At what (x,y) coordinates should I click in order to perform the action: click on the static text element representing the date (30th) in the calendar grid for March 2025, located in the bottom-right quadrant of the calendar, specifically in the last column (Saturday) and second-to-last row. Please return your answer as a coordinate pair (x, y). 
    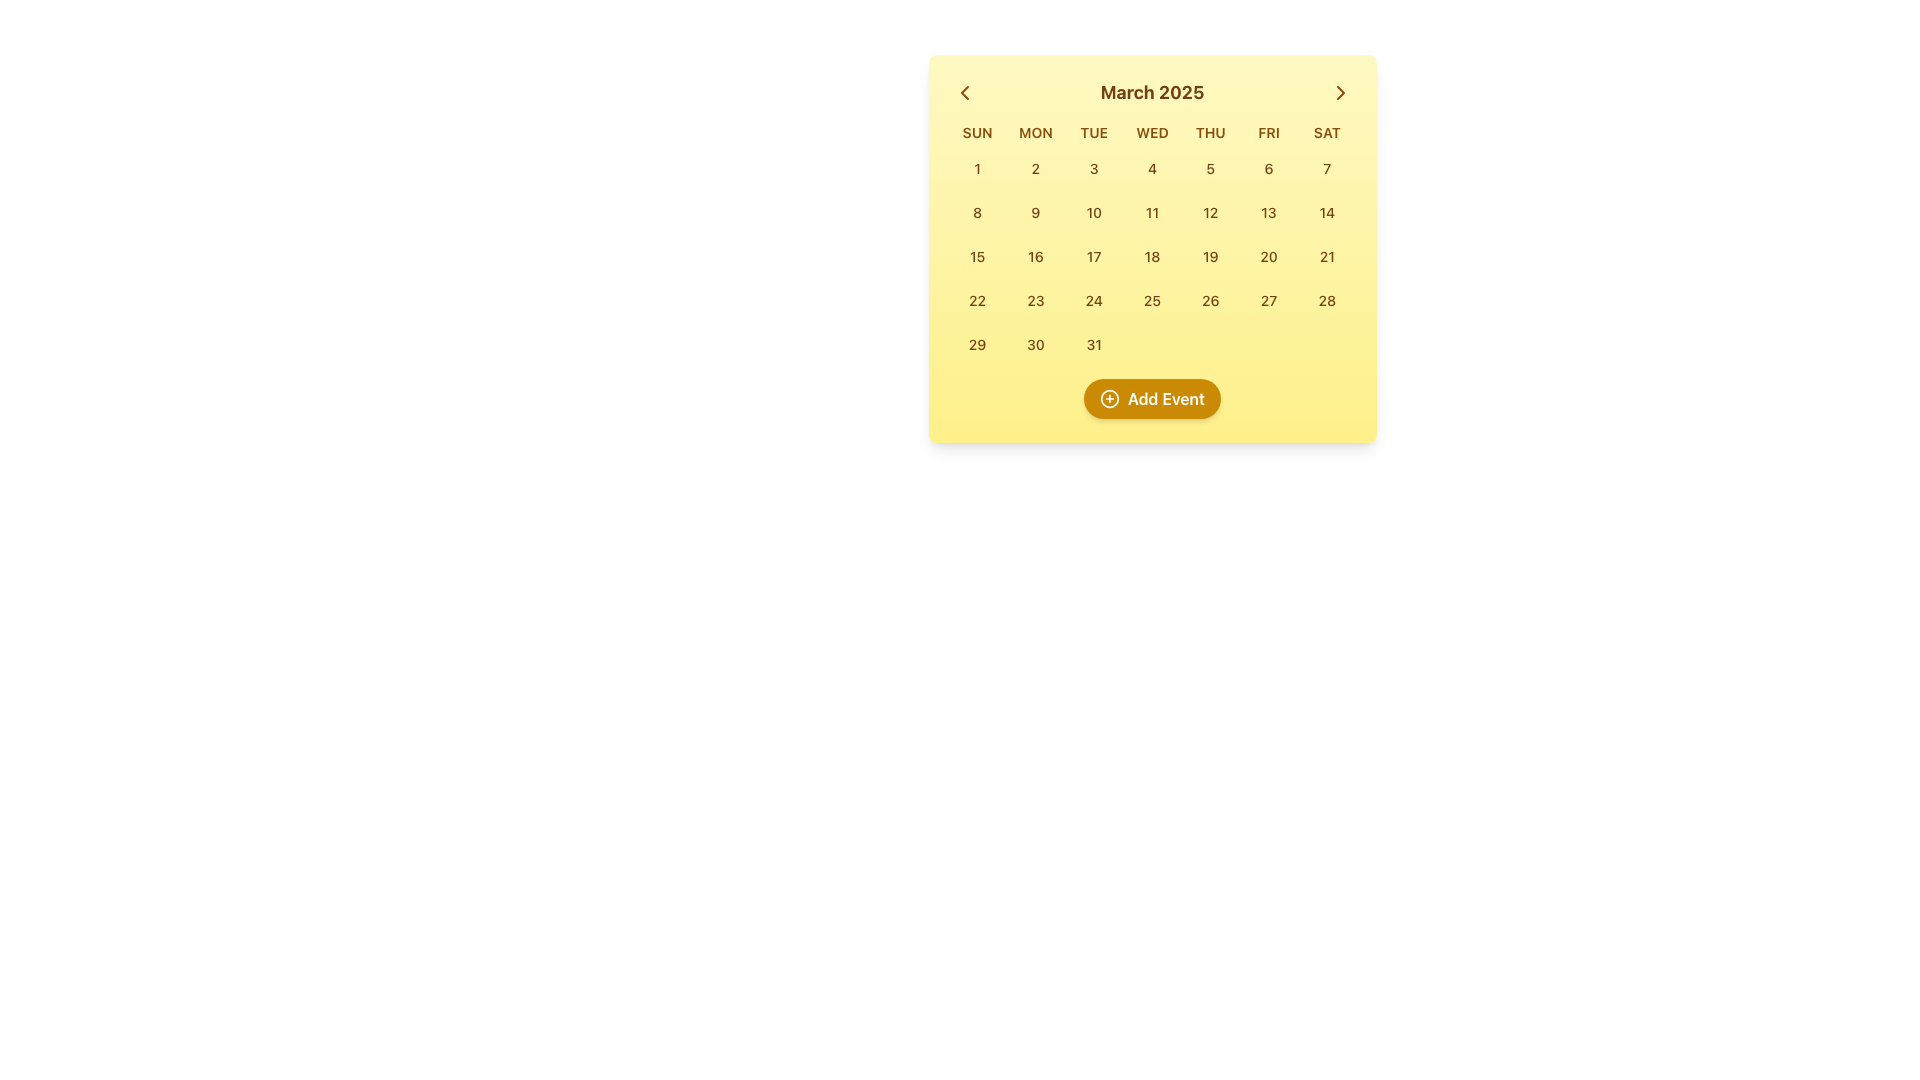
    Looking at the image, I should click on (1035, 343).